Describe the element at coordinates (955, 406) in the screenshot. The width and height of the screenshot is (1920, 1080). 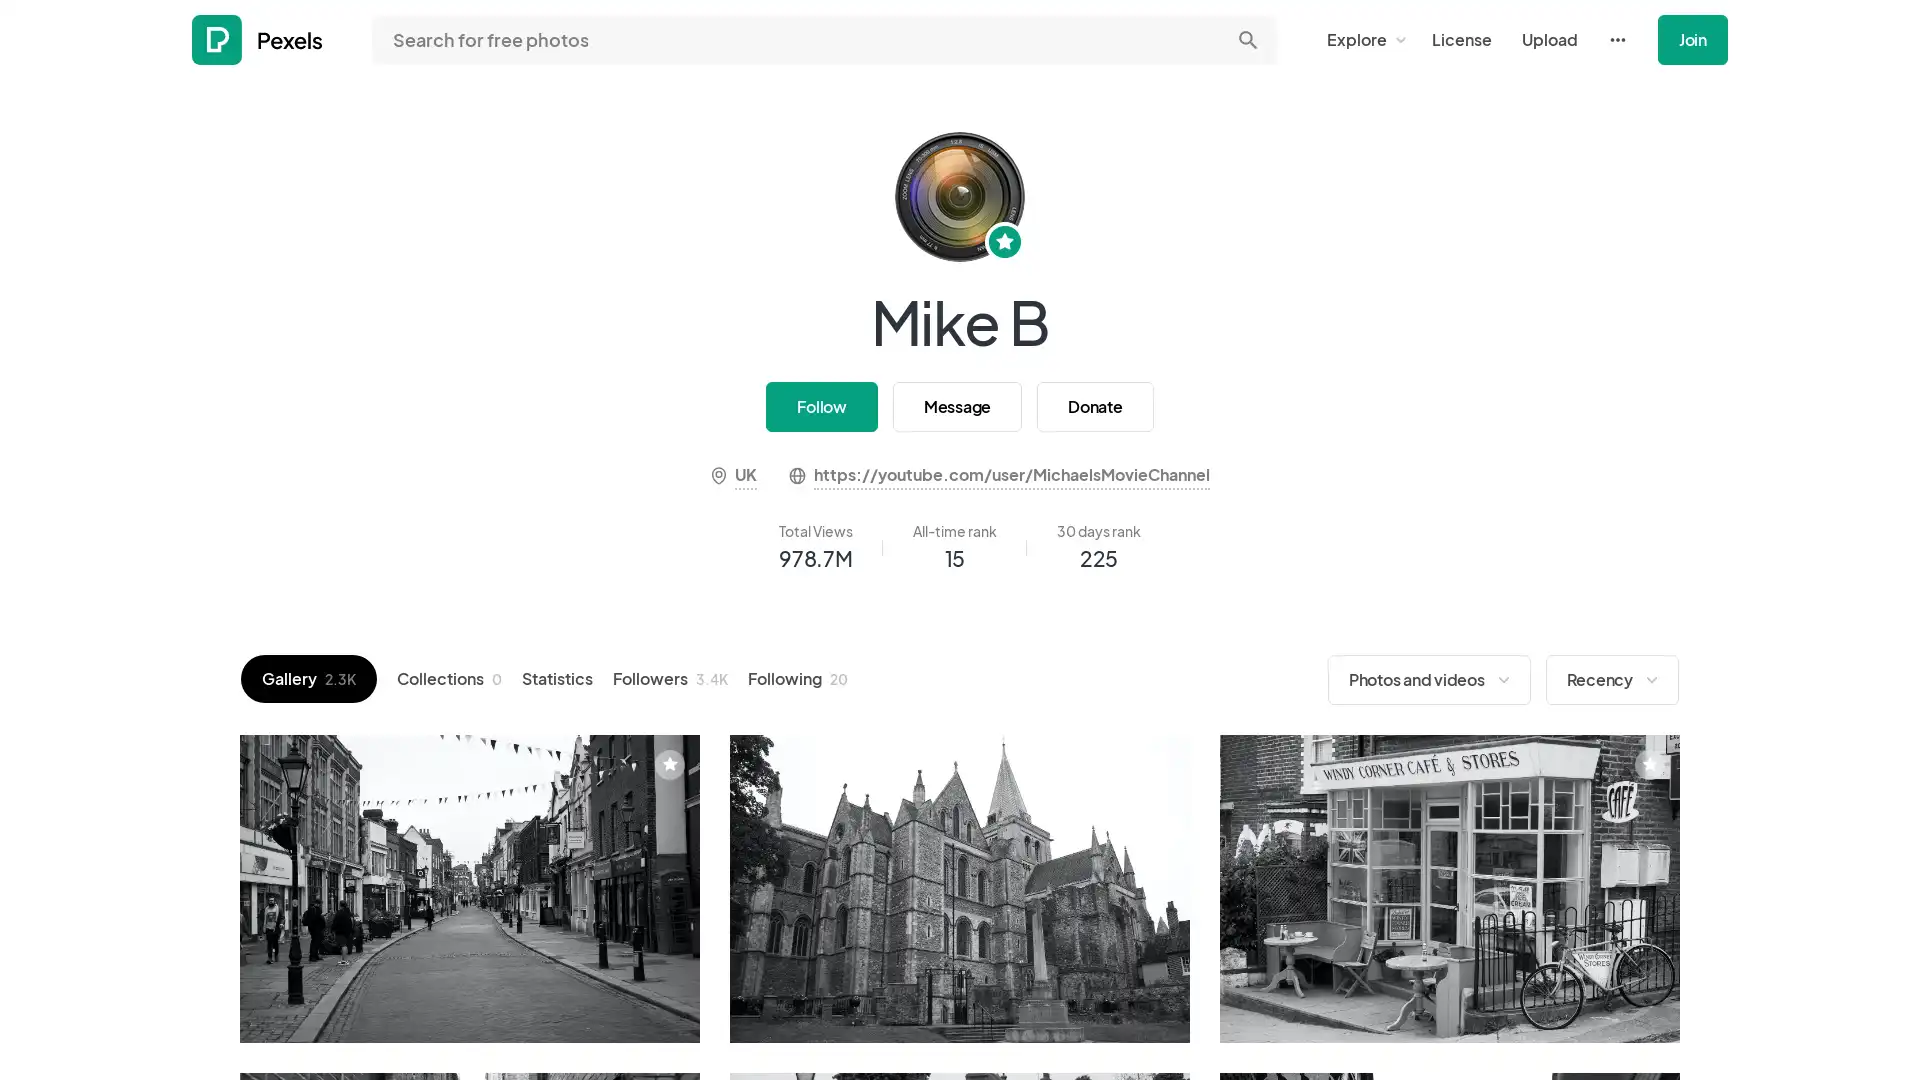
I see `Message` at that location.